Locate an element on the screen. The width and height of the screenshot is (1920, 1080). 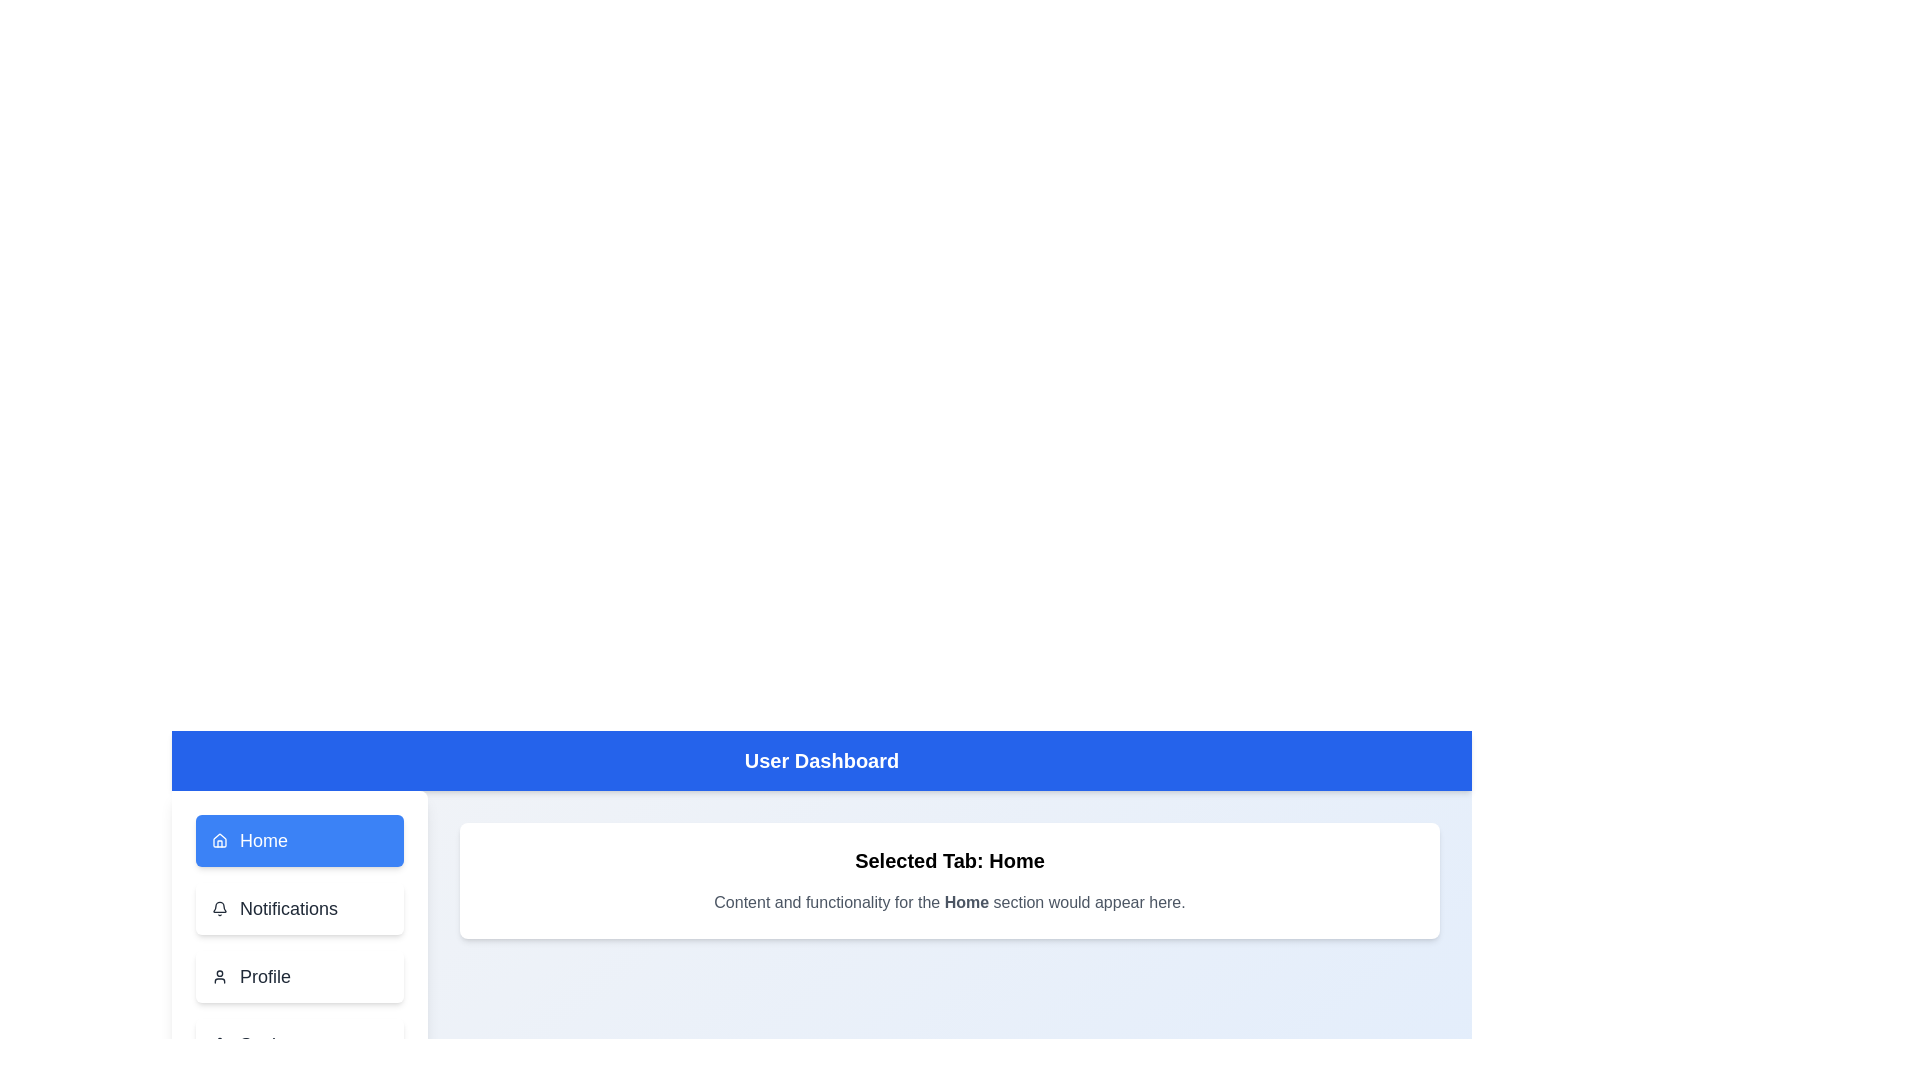
the text 'Selected Tab: Home' for copying is located at coordinates (949, 859).